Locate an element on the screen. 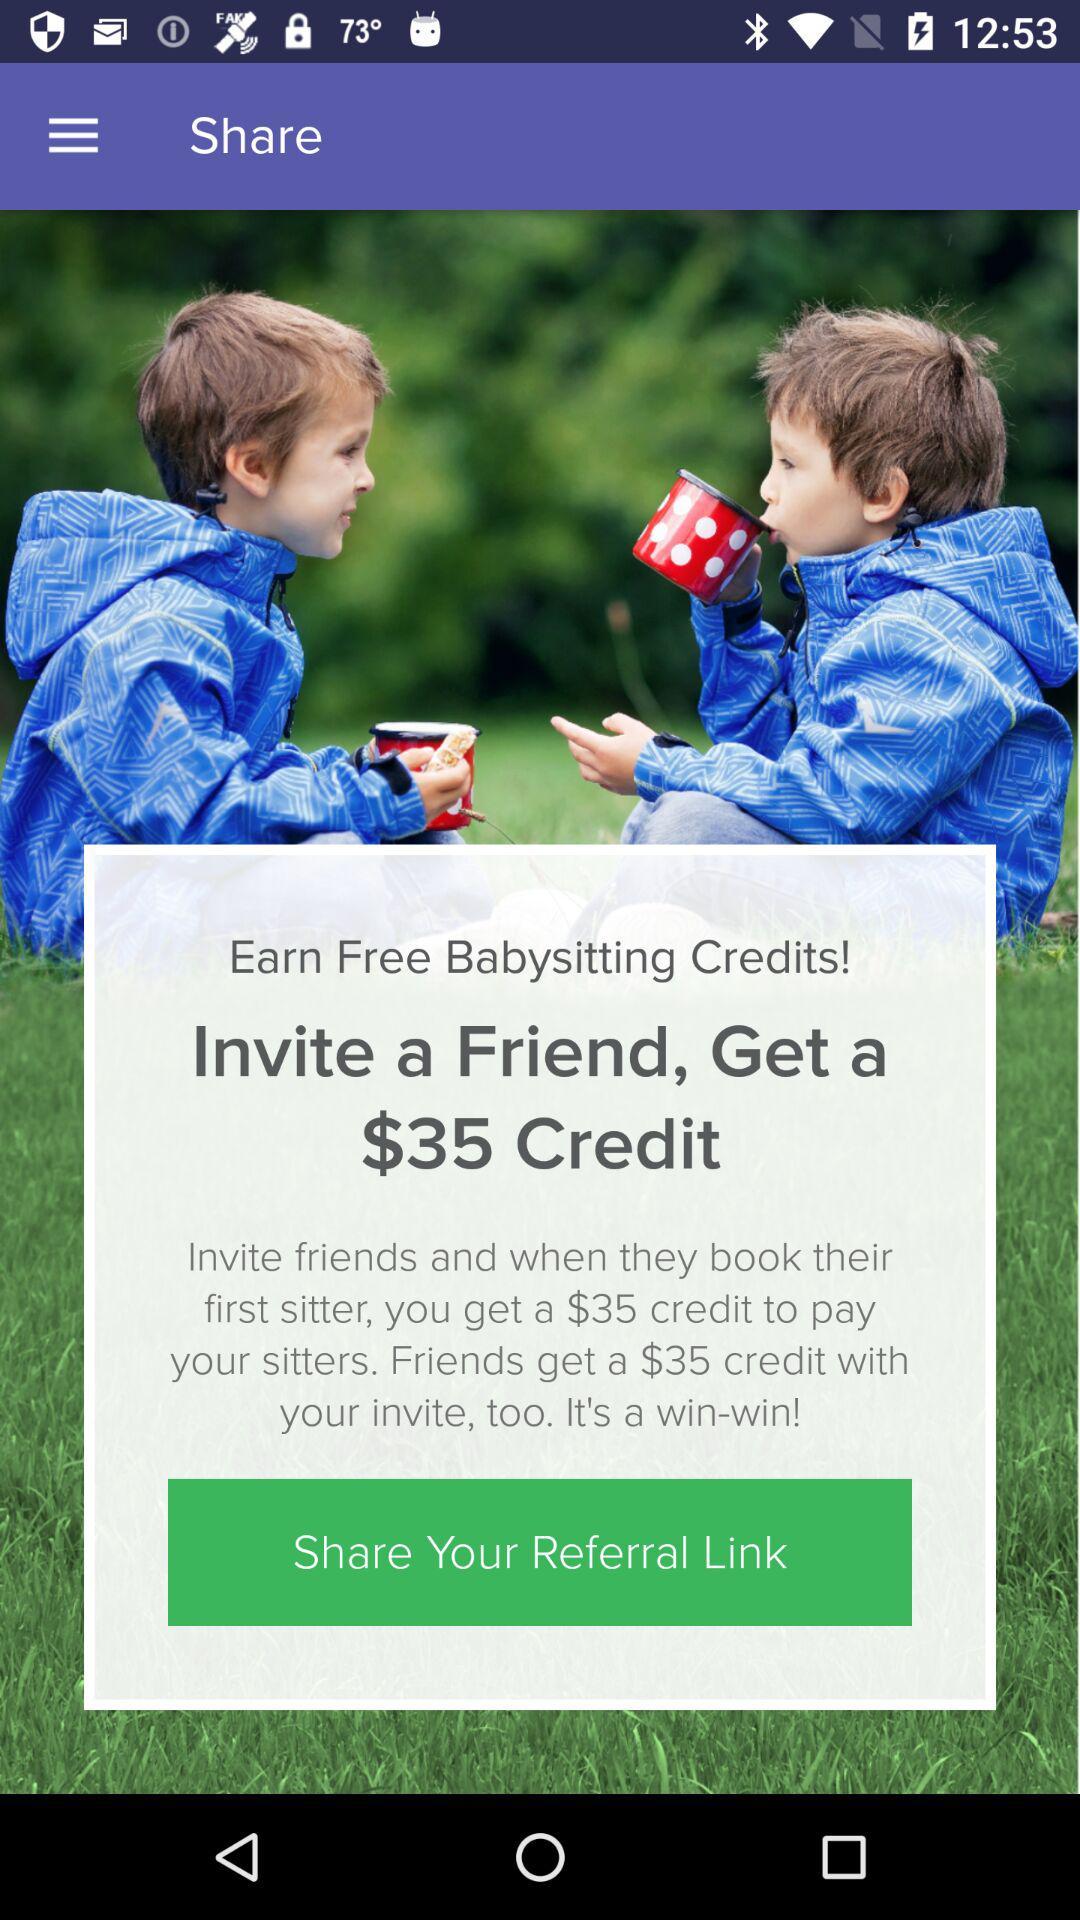 This screenshot has height=1920, width=1080. item to the left of the share is located at coordinates (72, 135).